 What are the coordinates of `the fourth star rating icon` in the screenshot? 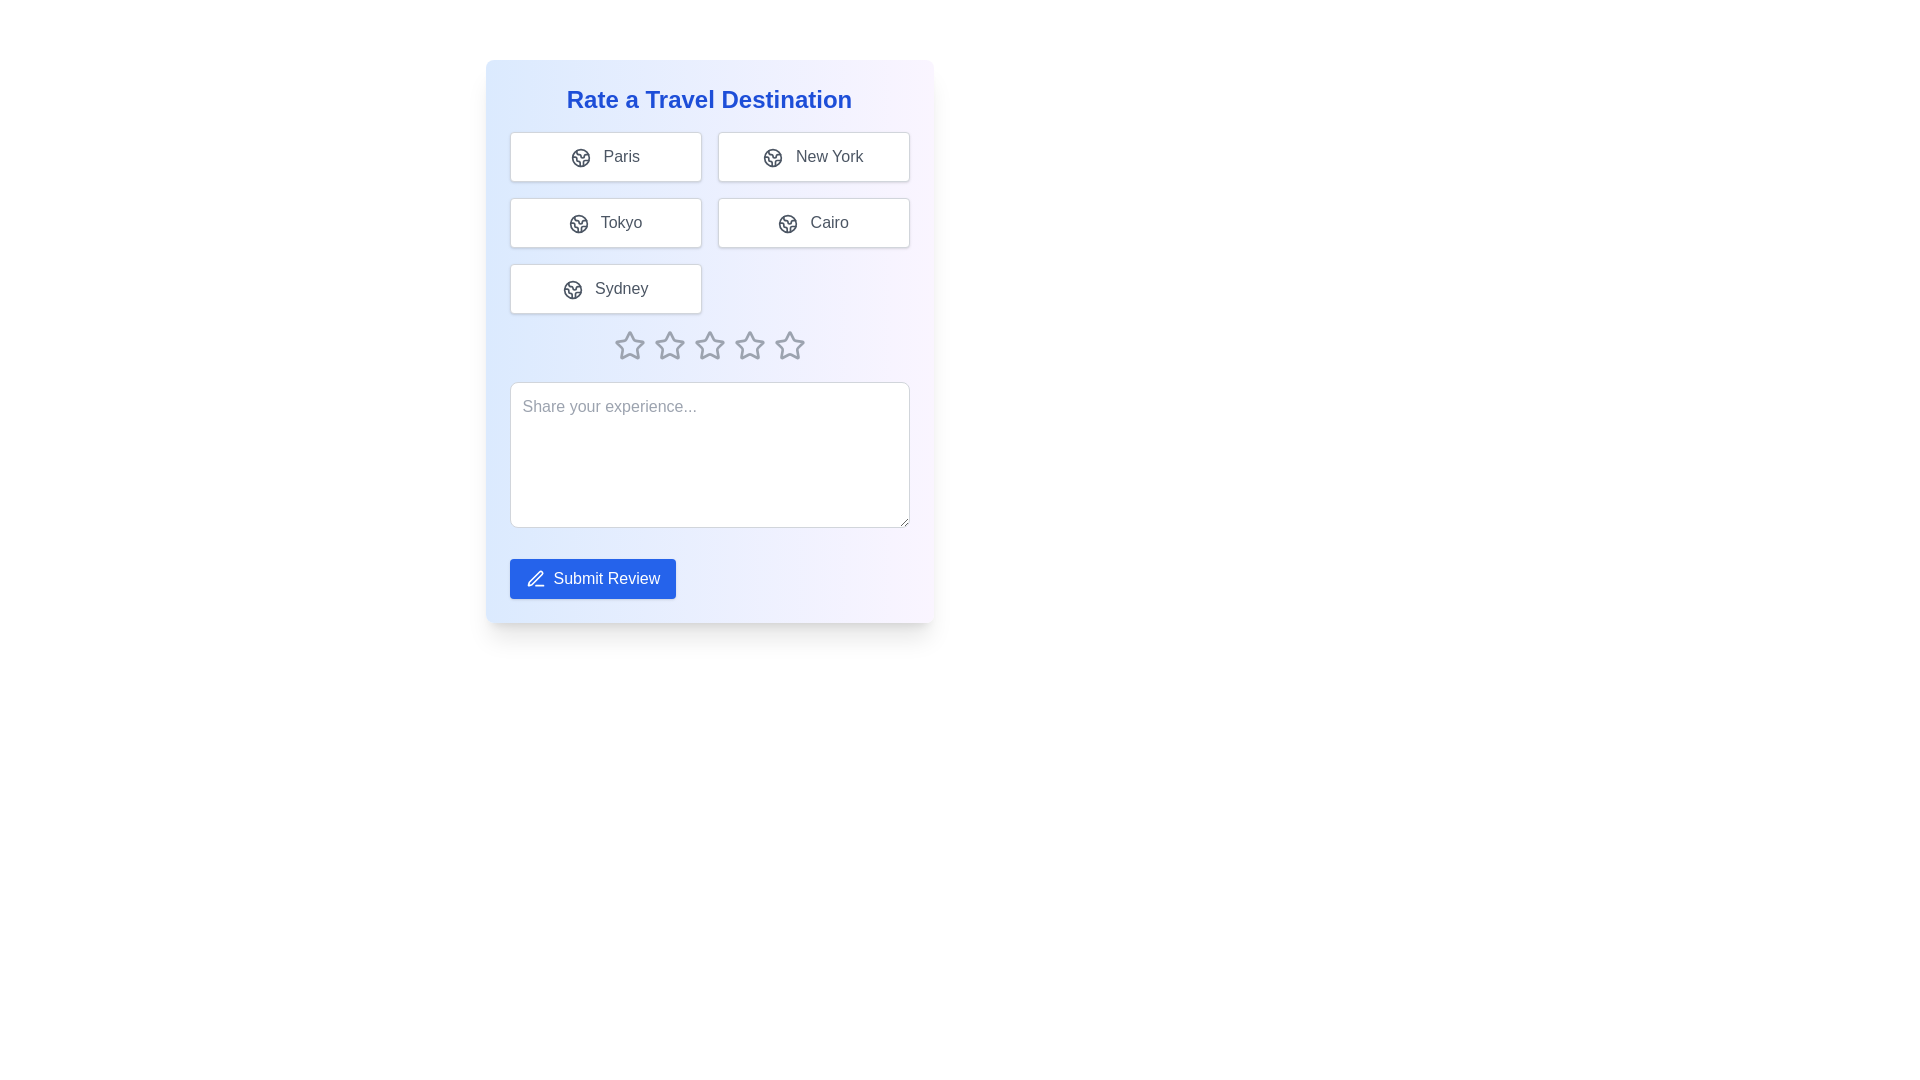 It's located at (709, 345).